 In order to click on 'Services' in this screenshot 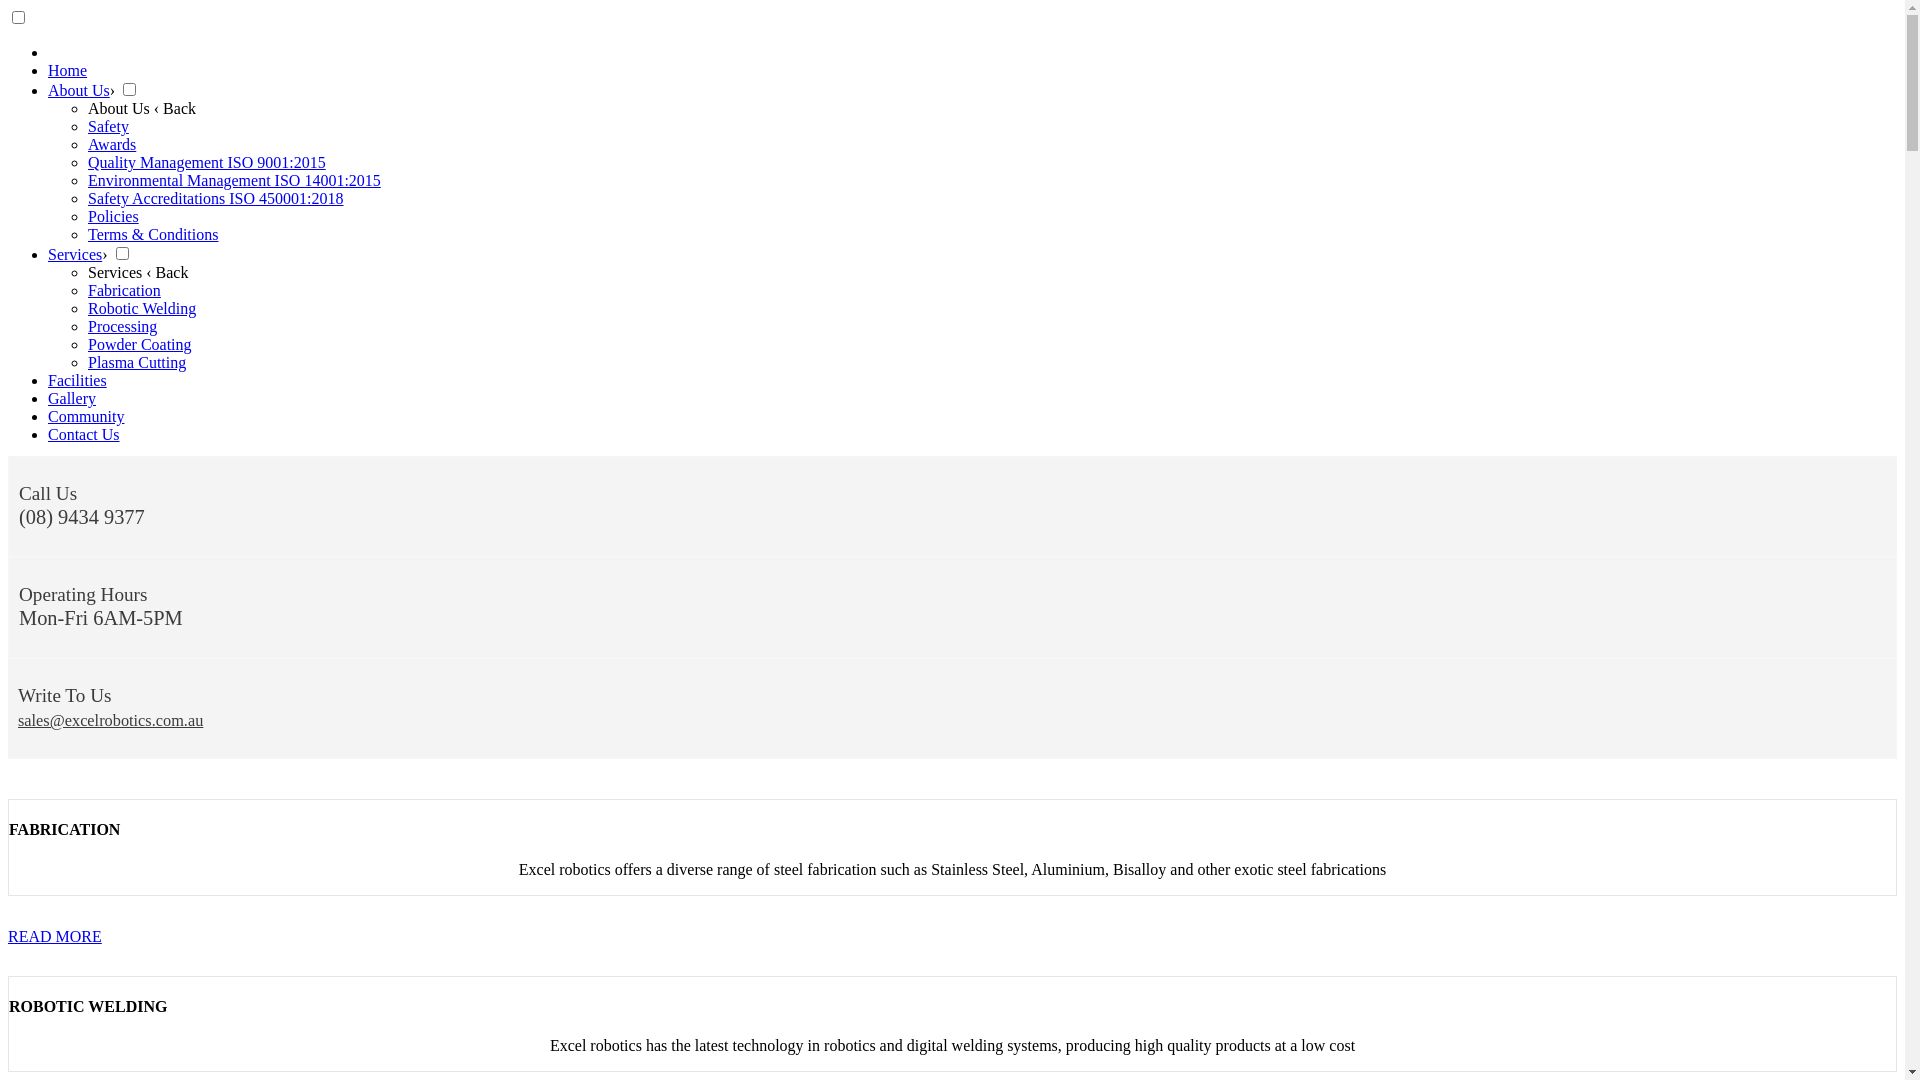, I will do `click(48, 253)`.